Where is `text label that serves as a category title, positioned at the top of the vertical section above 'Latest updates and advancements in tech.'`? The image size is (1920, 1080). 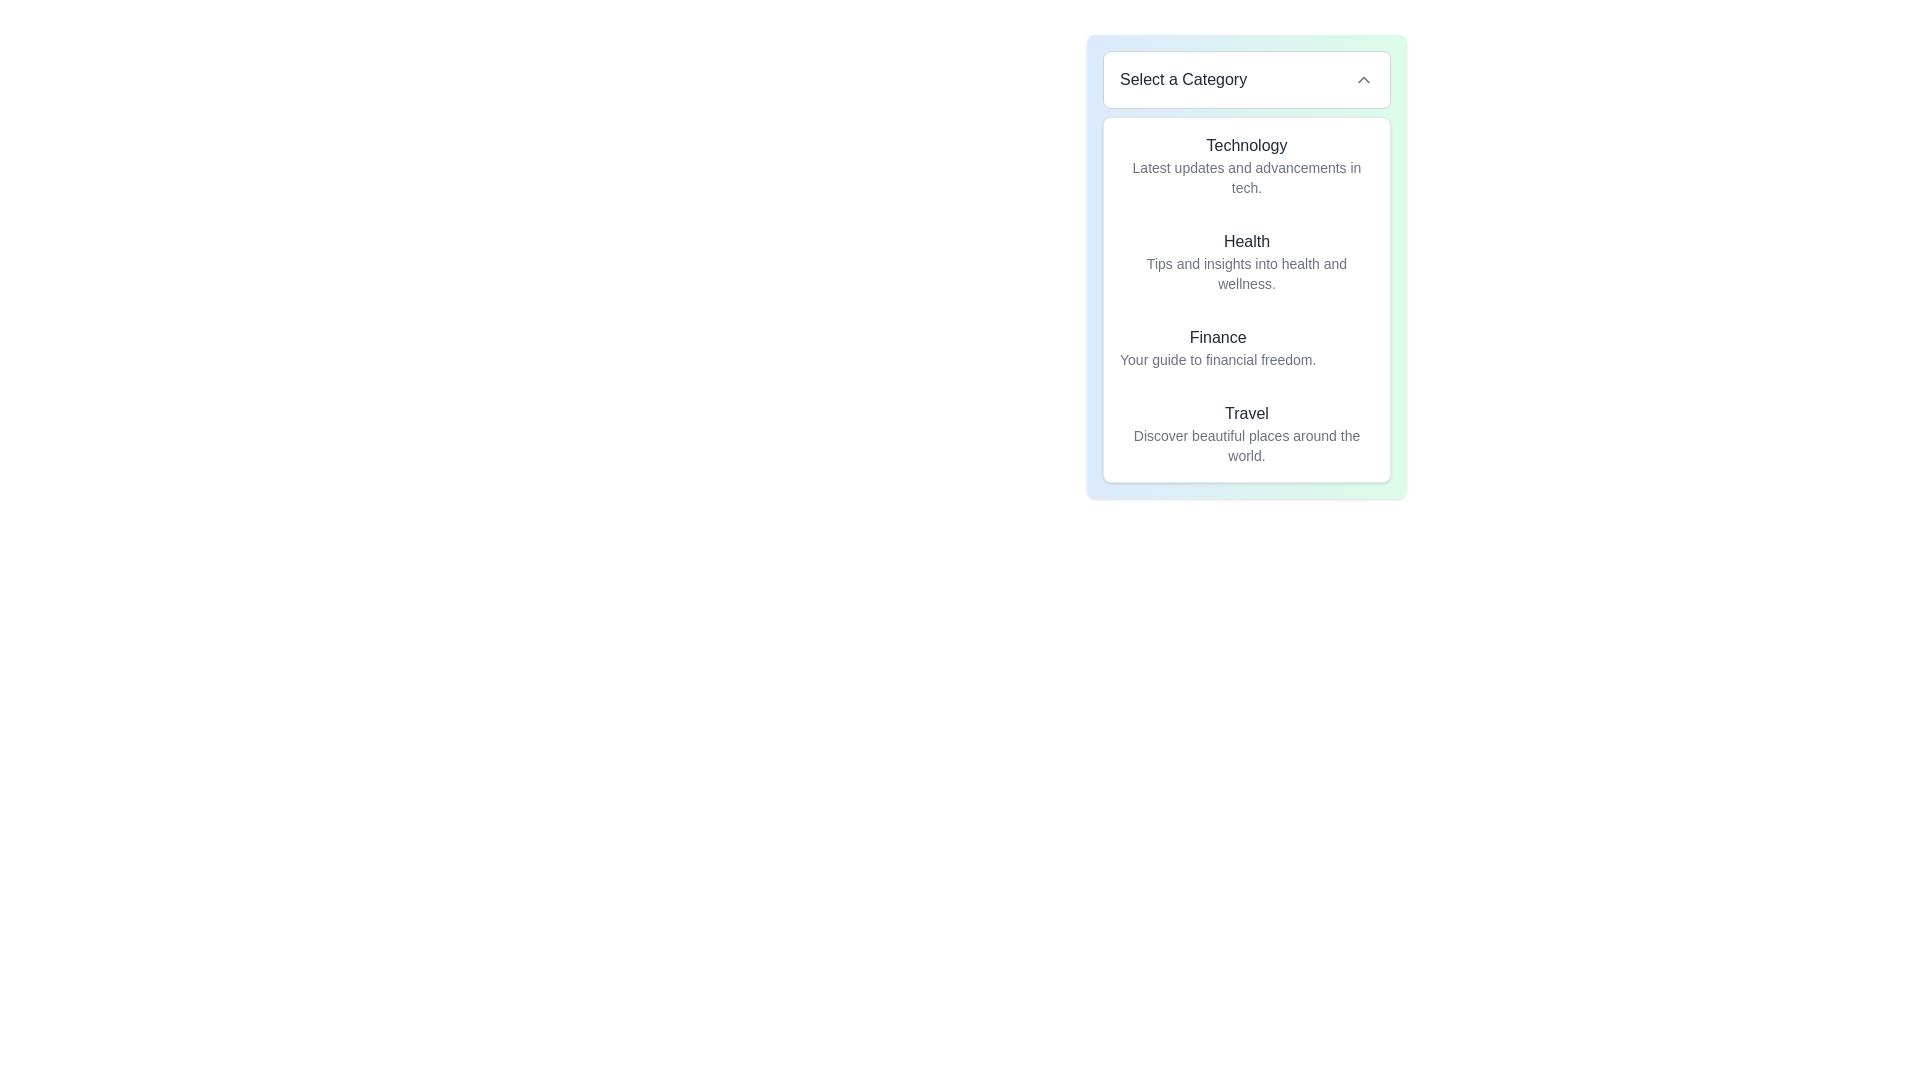 text label that serves as a category title, positioned at the top of the vertical section above 'Latest updates and advancements in tech.' is located at coordinates (1246, 145).